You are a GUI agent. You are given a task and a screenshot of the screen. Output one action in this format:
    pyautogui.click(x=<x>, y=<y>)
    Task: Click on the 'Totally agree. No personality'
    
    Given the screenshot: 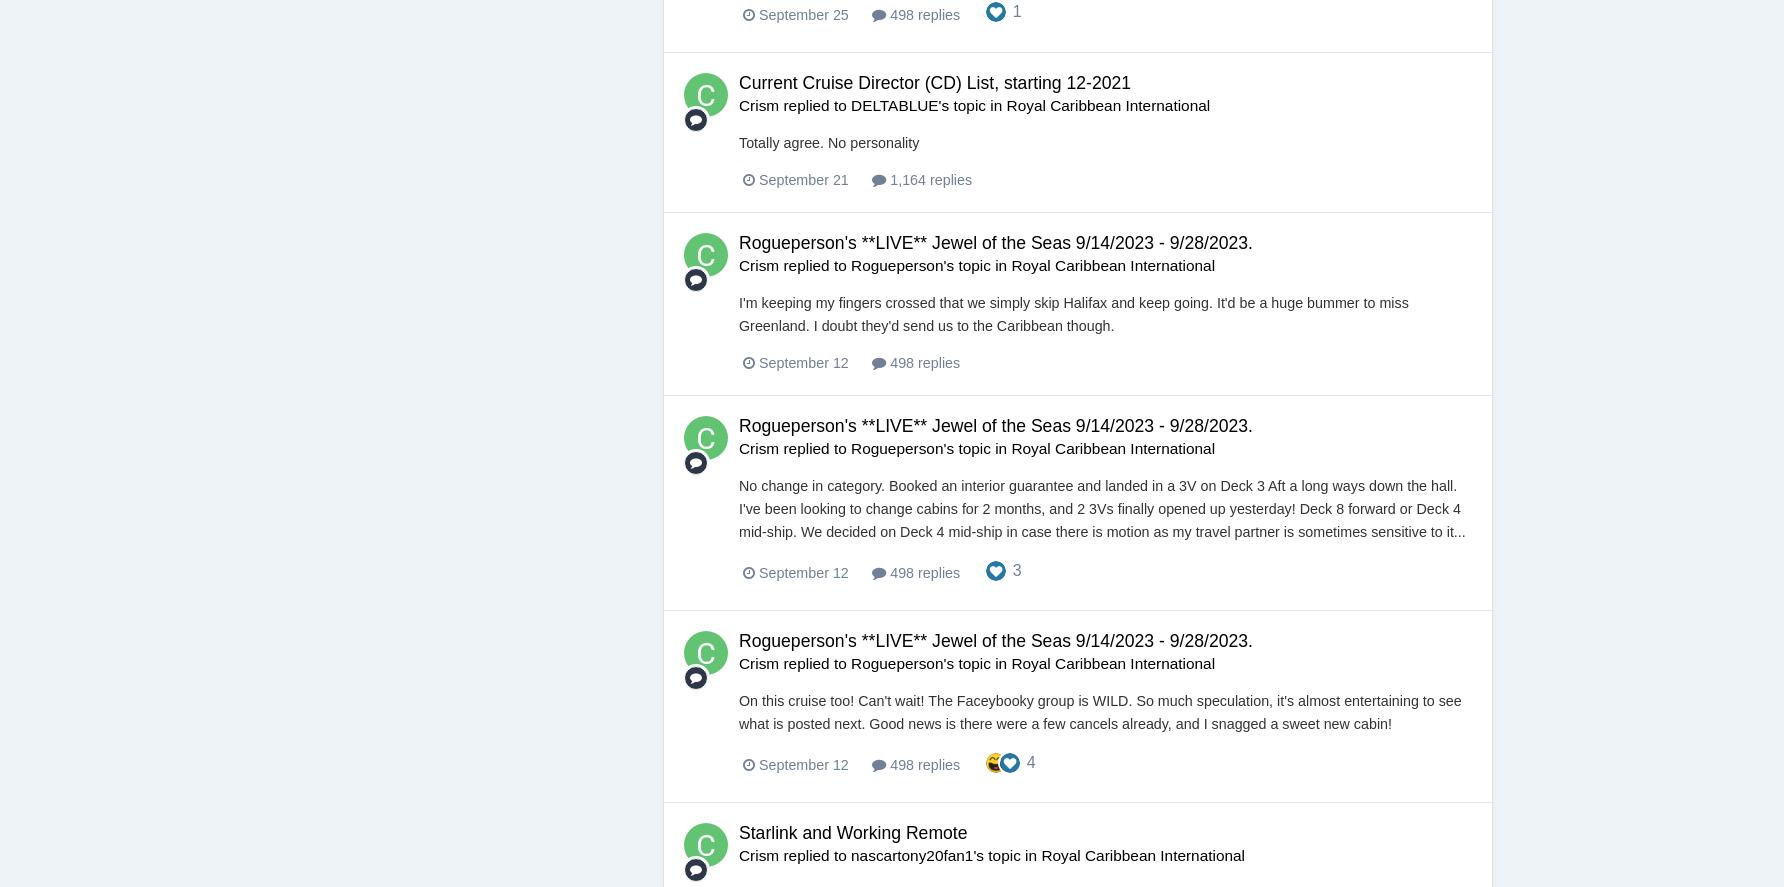 What is the action you would take?
    pyautogui.click(x=828, y=142)
    